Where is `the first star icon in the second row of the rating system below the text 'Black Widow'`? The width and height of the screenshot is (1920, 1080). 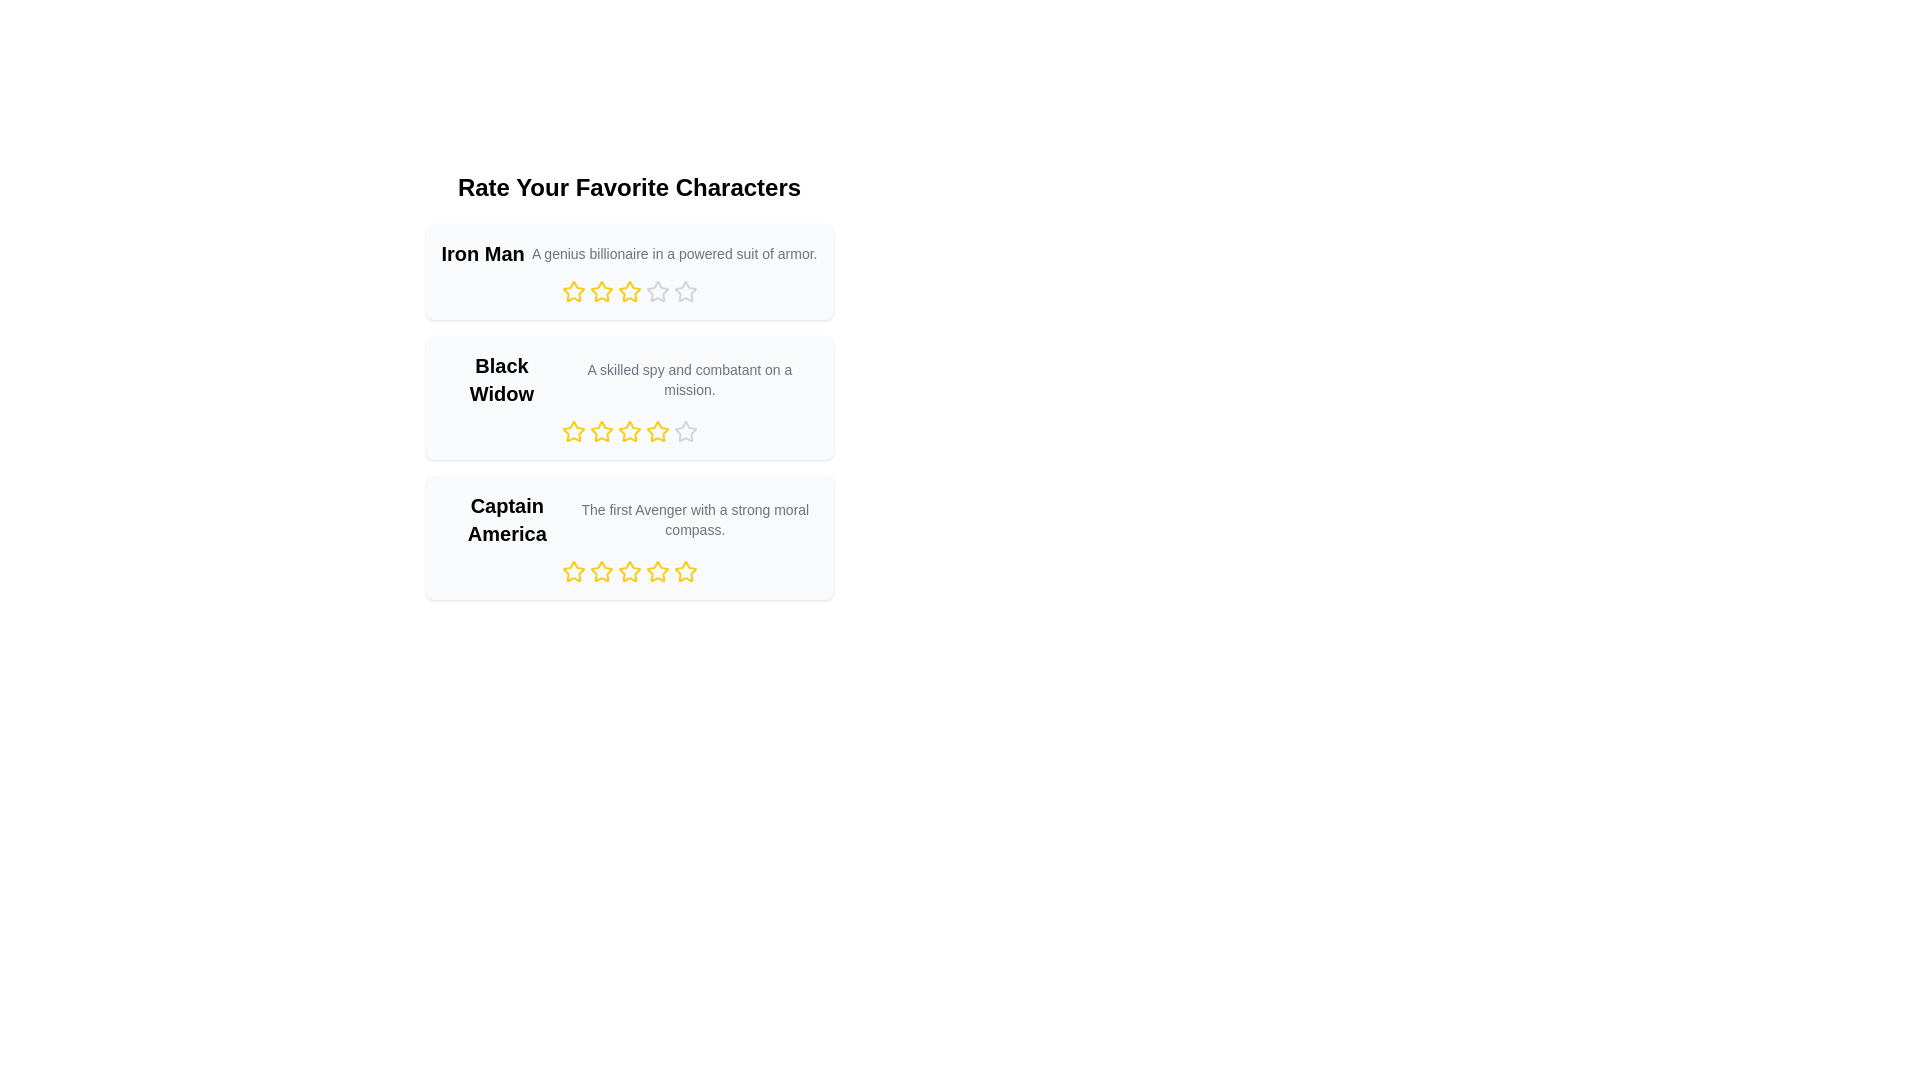
the first star icon in the second row of the rating system below the text 'Black Widow' is located at coordinates (572, 430).